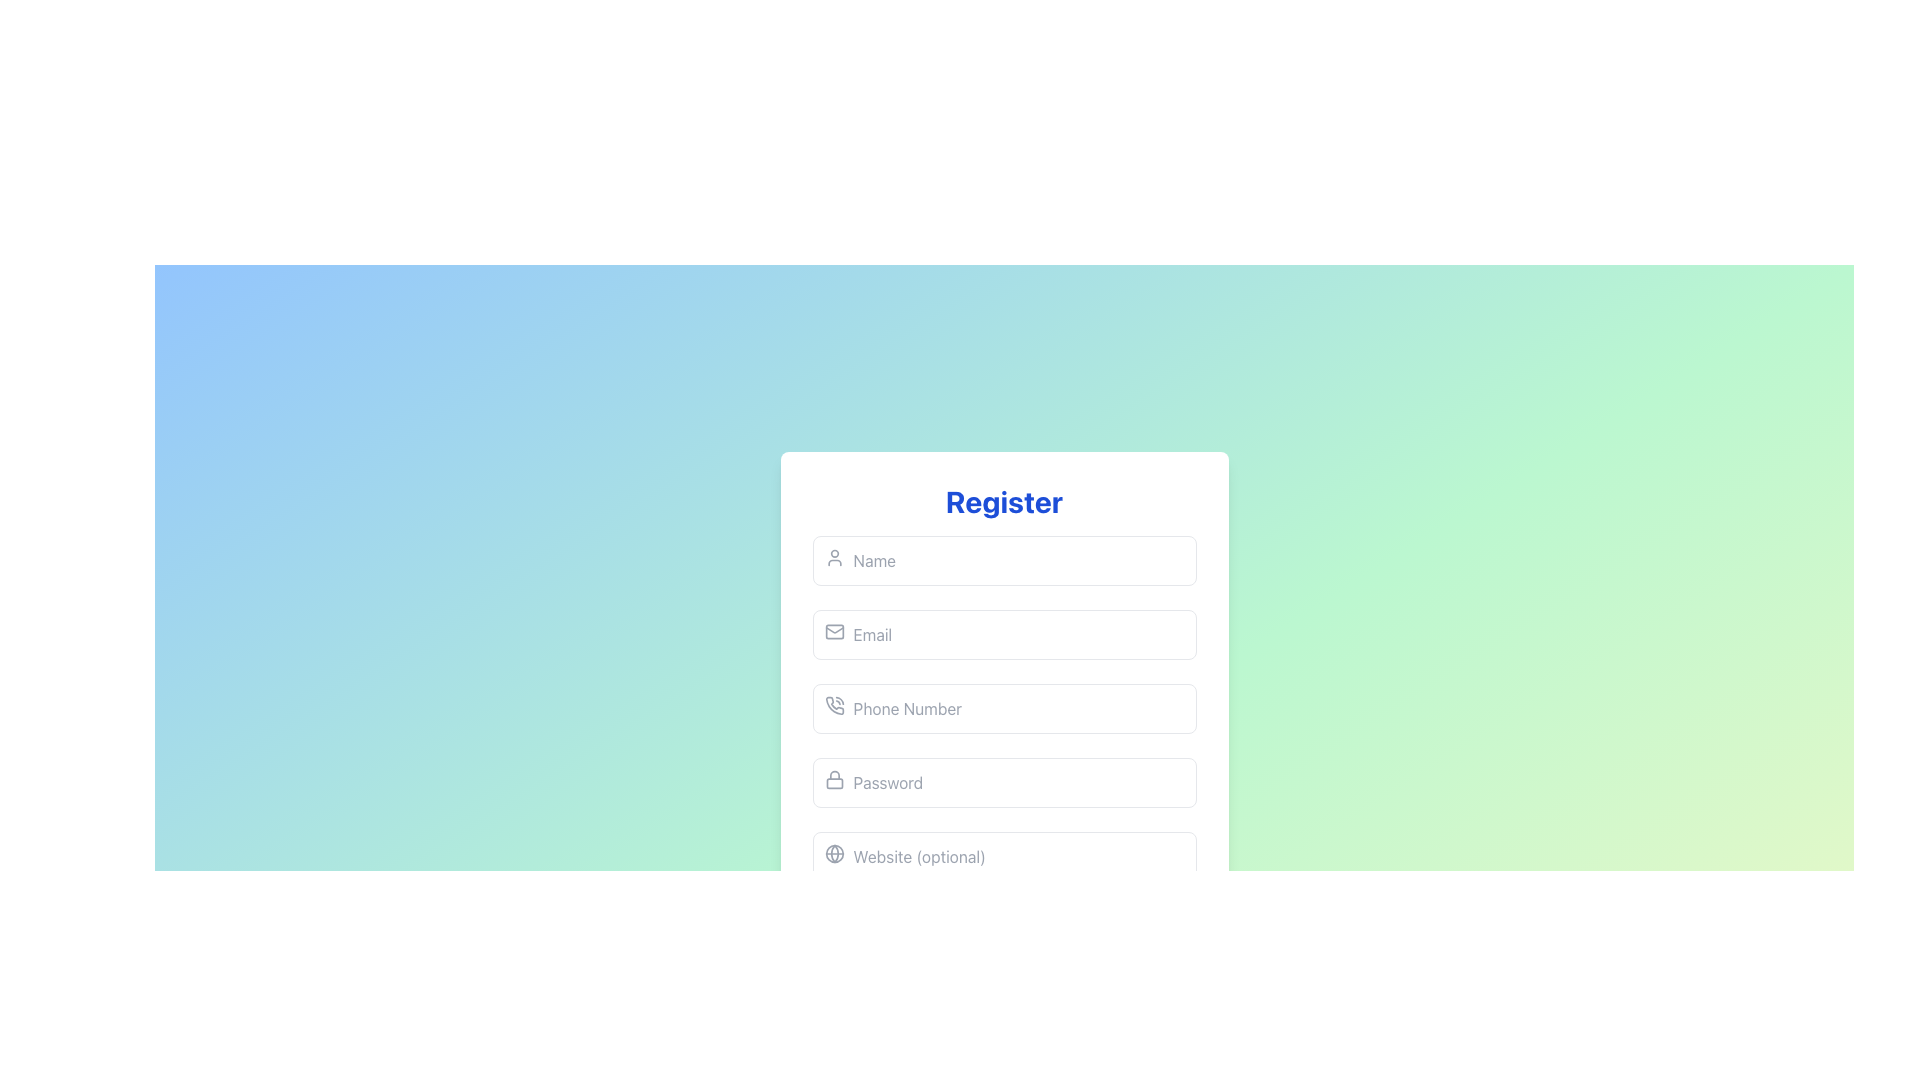  I want to click on the globe icon which is styled with circular and cross-line patterns, located to the left of the 'Website (optional)' input field, so click(834, 853).